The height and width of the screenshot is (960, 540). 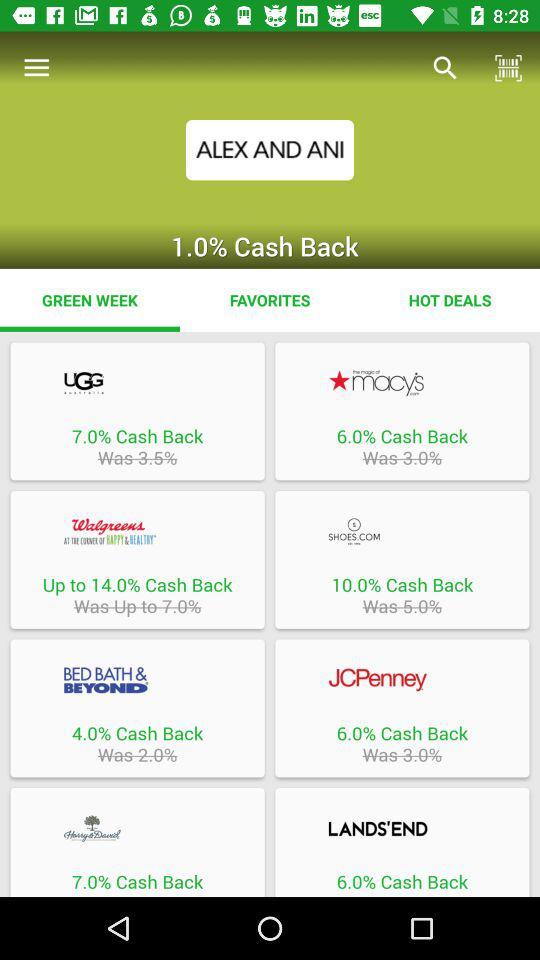 I want to click on buying option, so click(x=136, y=382).